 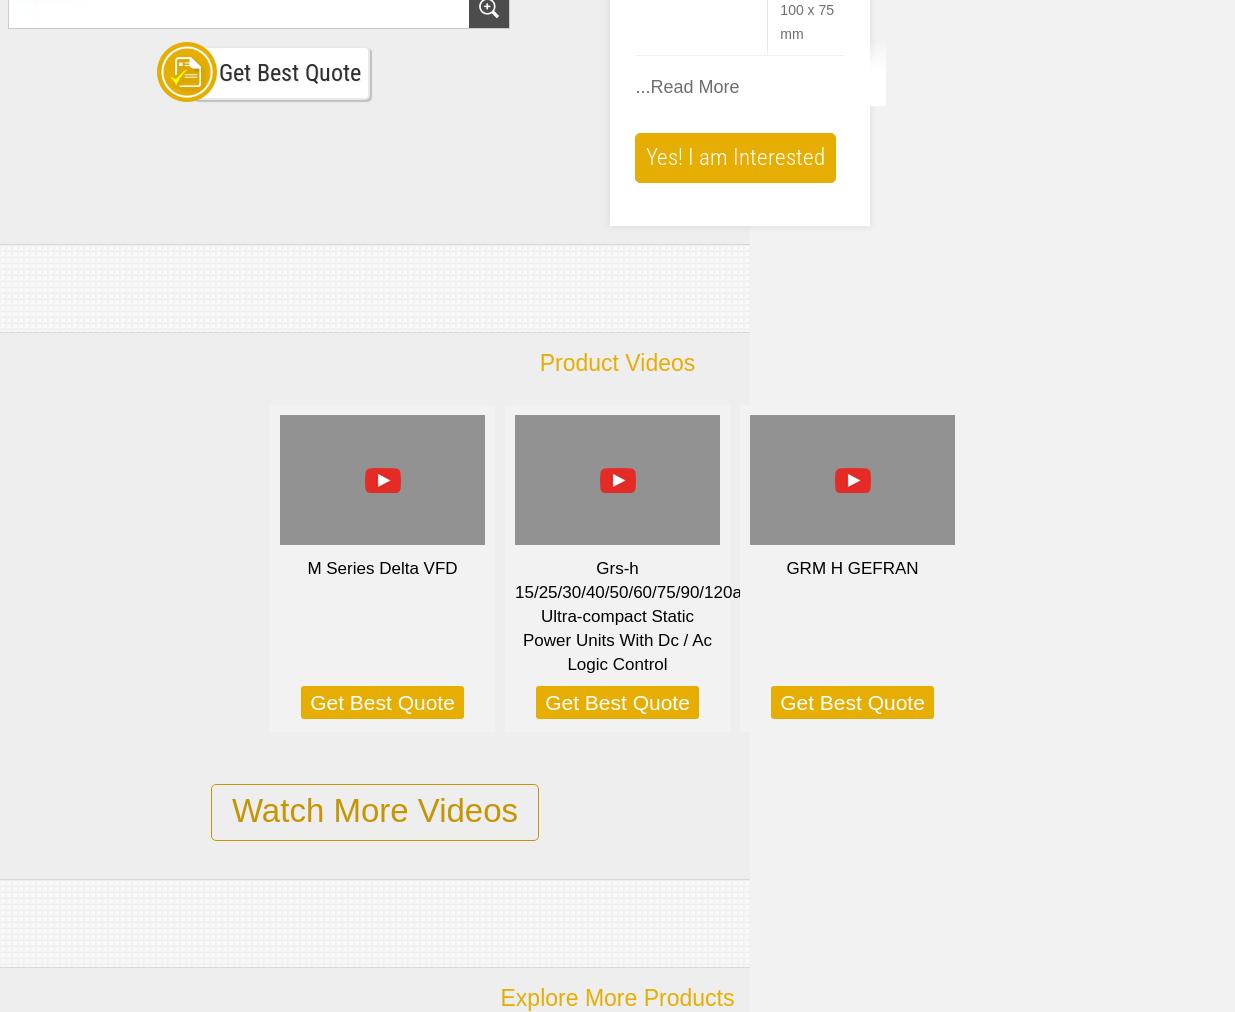 I want to click on 'Product Videos', so click(x=616, y=362).